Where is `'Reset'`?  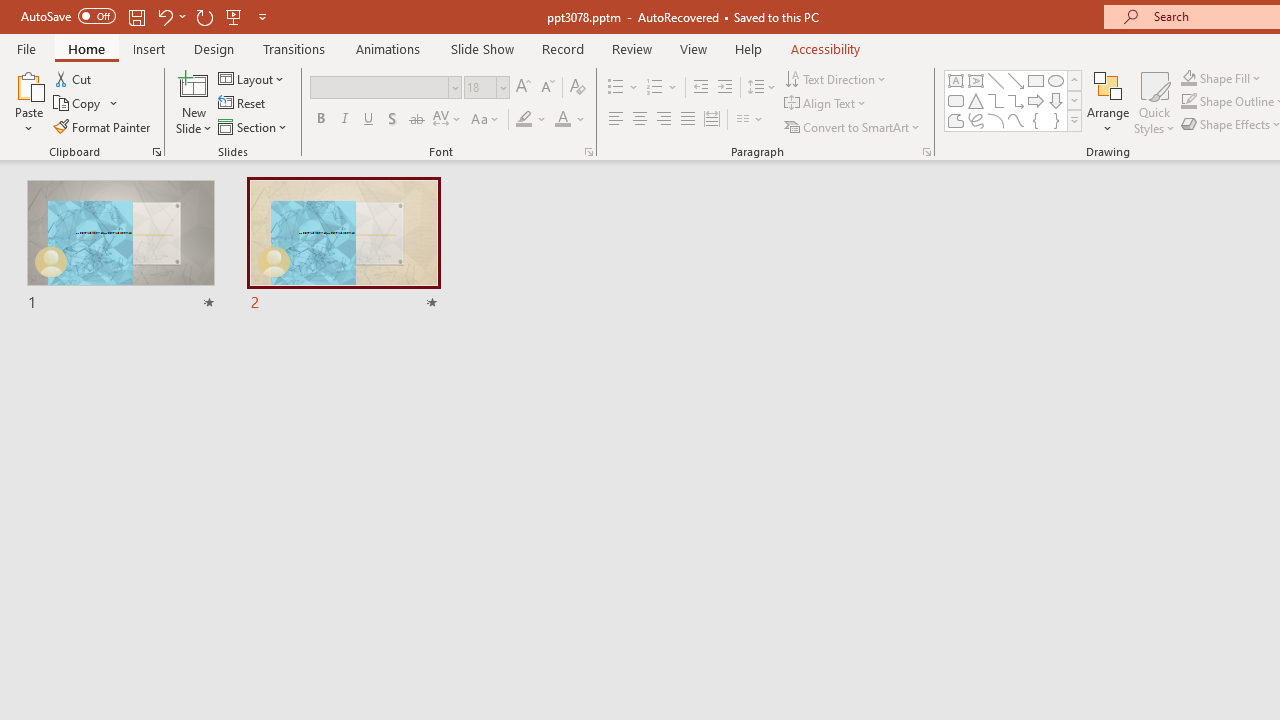 'Reset' is located at coordinates (242, 103).